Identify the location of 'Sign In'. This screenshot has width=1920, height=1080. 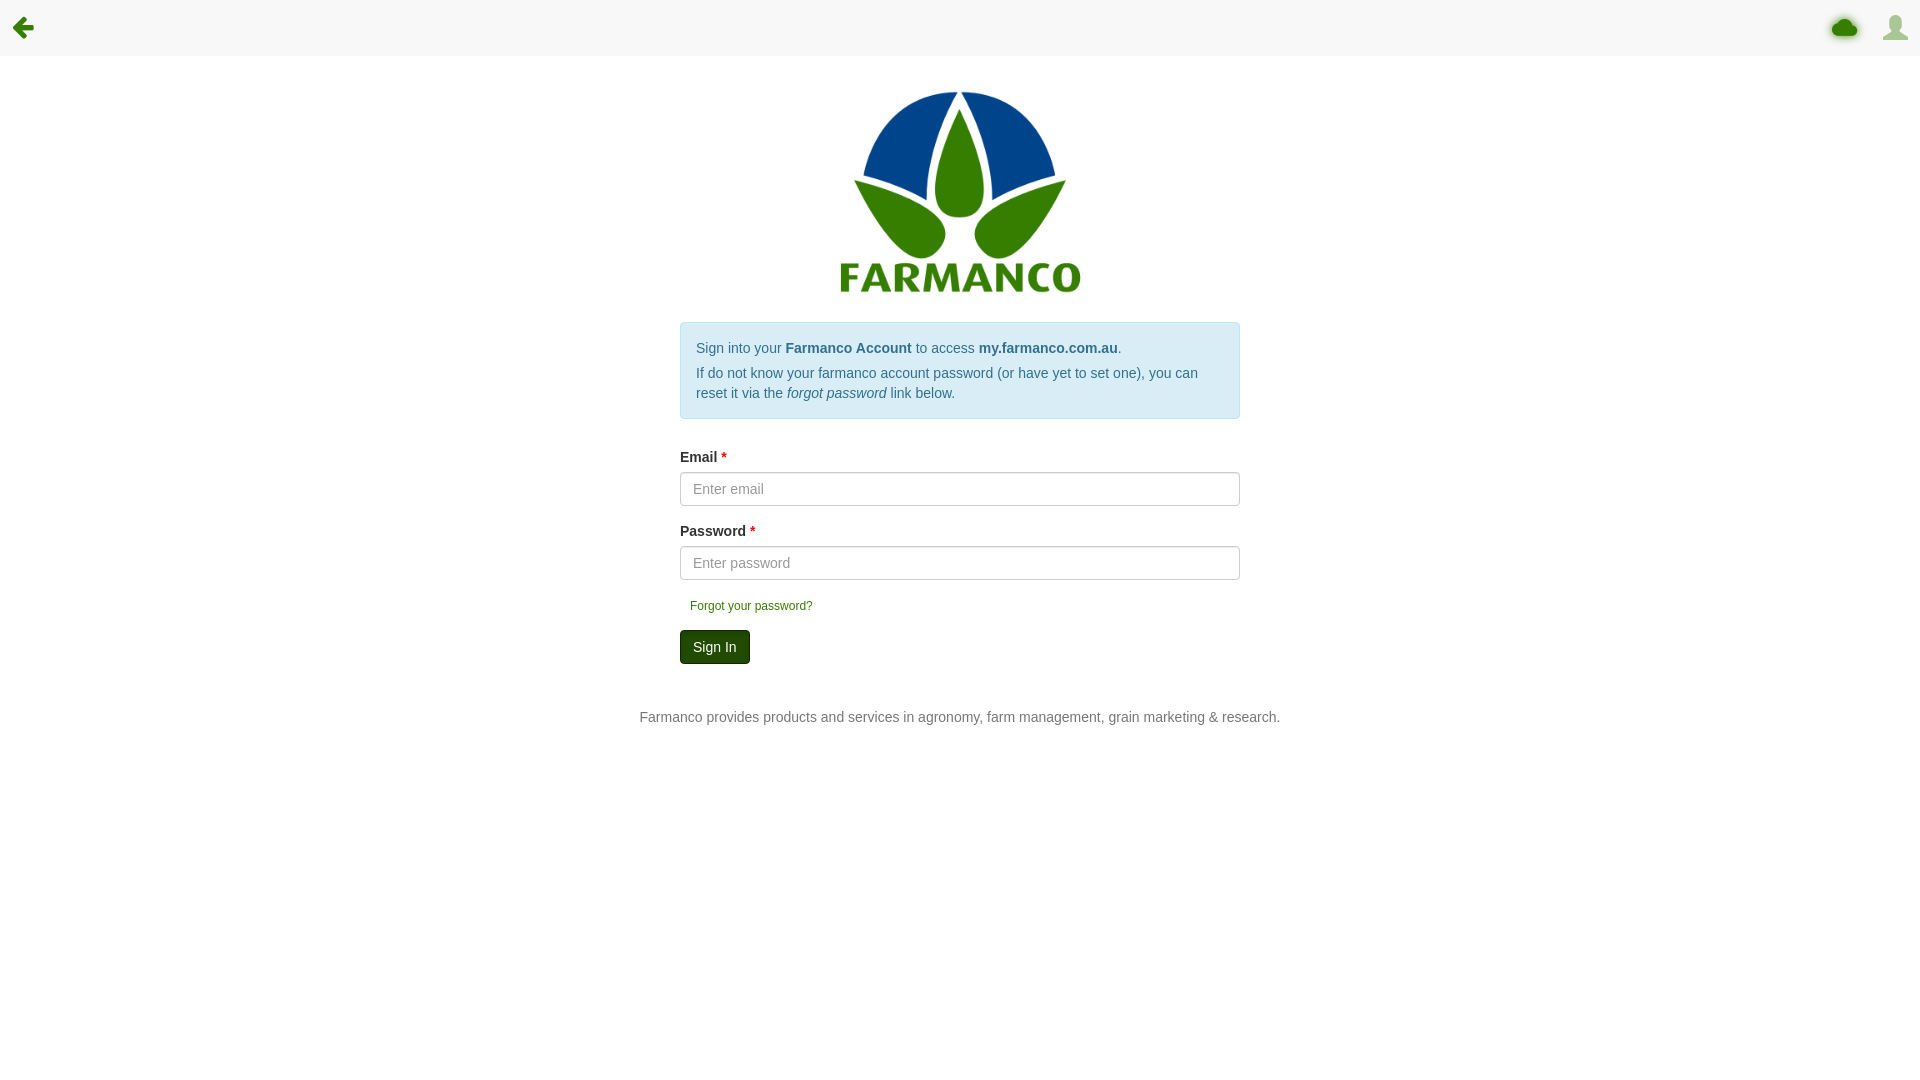
(715, 647).